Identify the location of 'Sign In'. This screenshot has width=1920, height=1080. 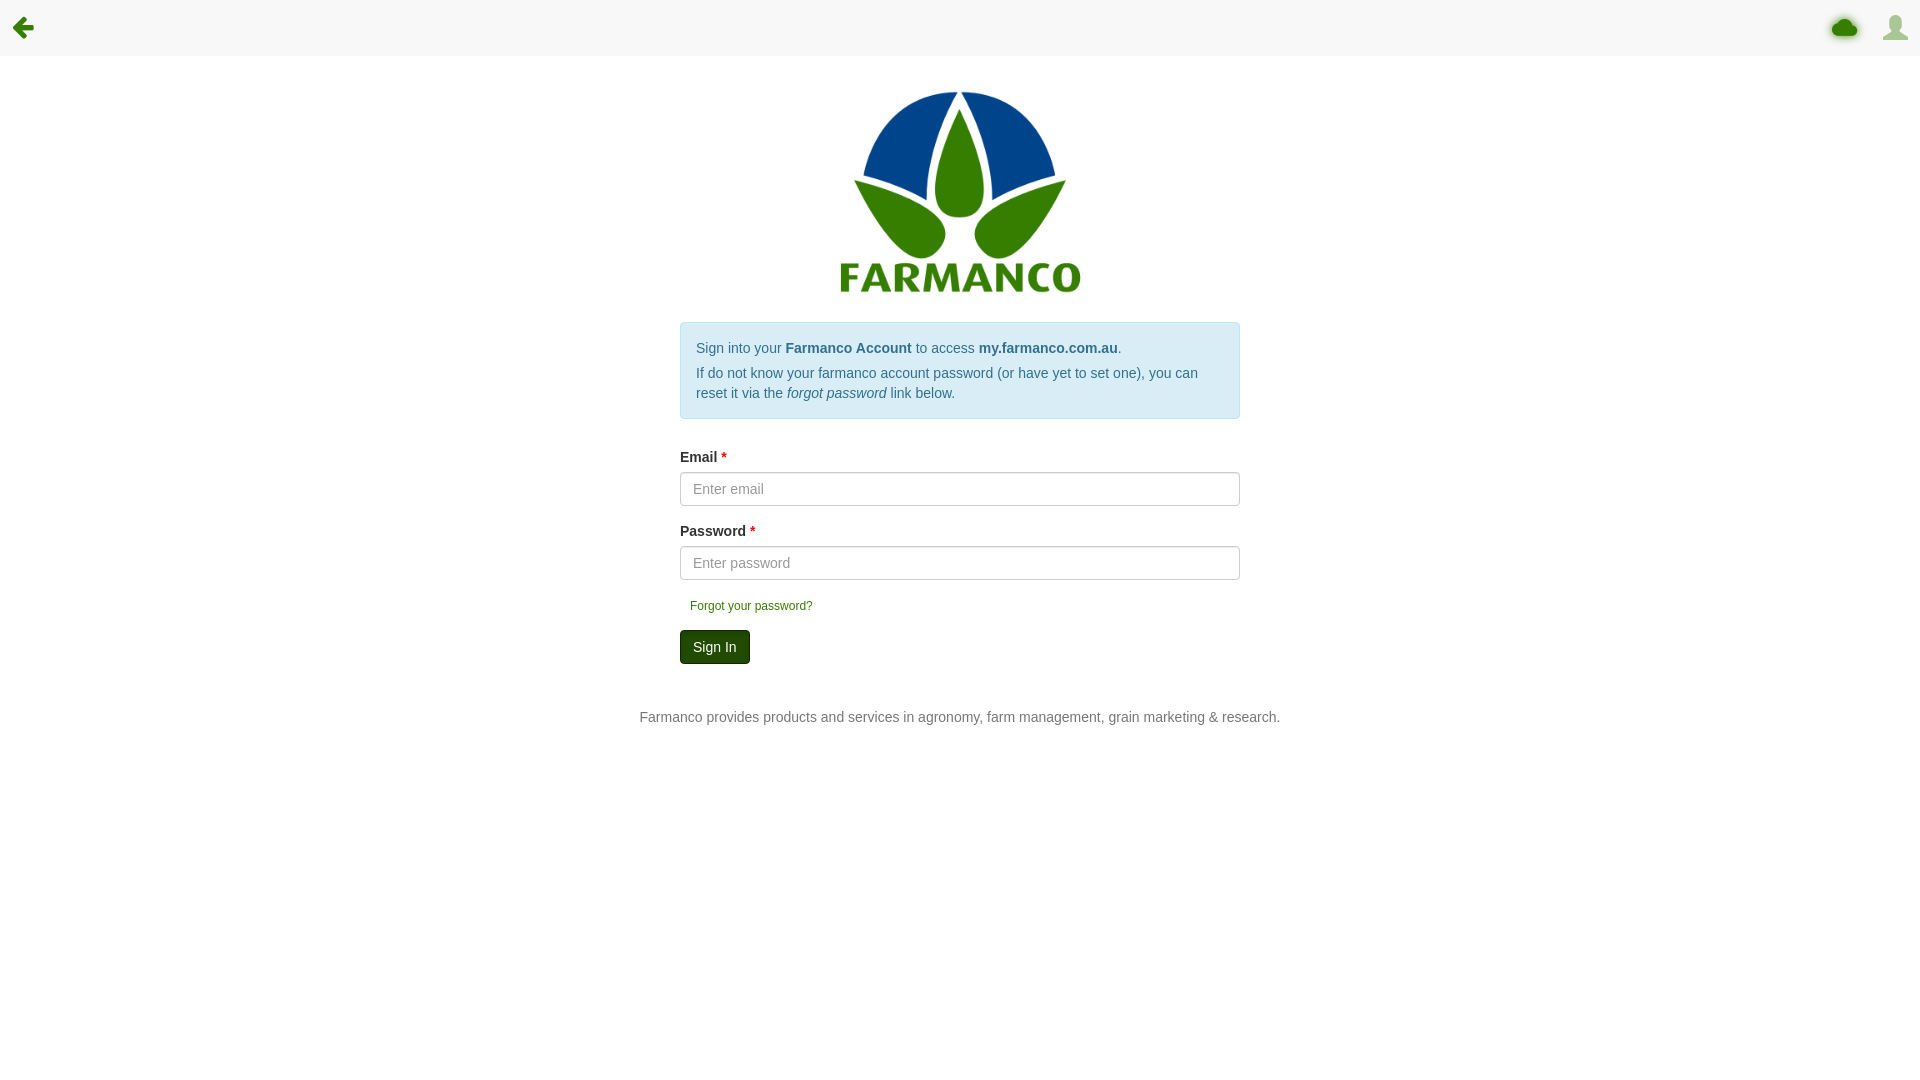
(715, 647).